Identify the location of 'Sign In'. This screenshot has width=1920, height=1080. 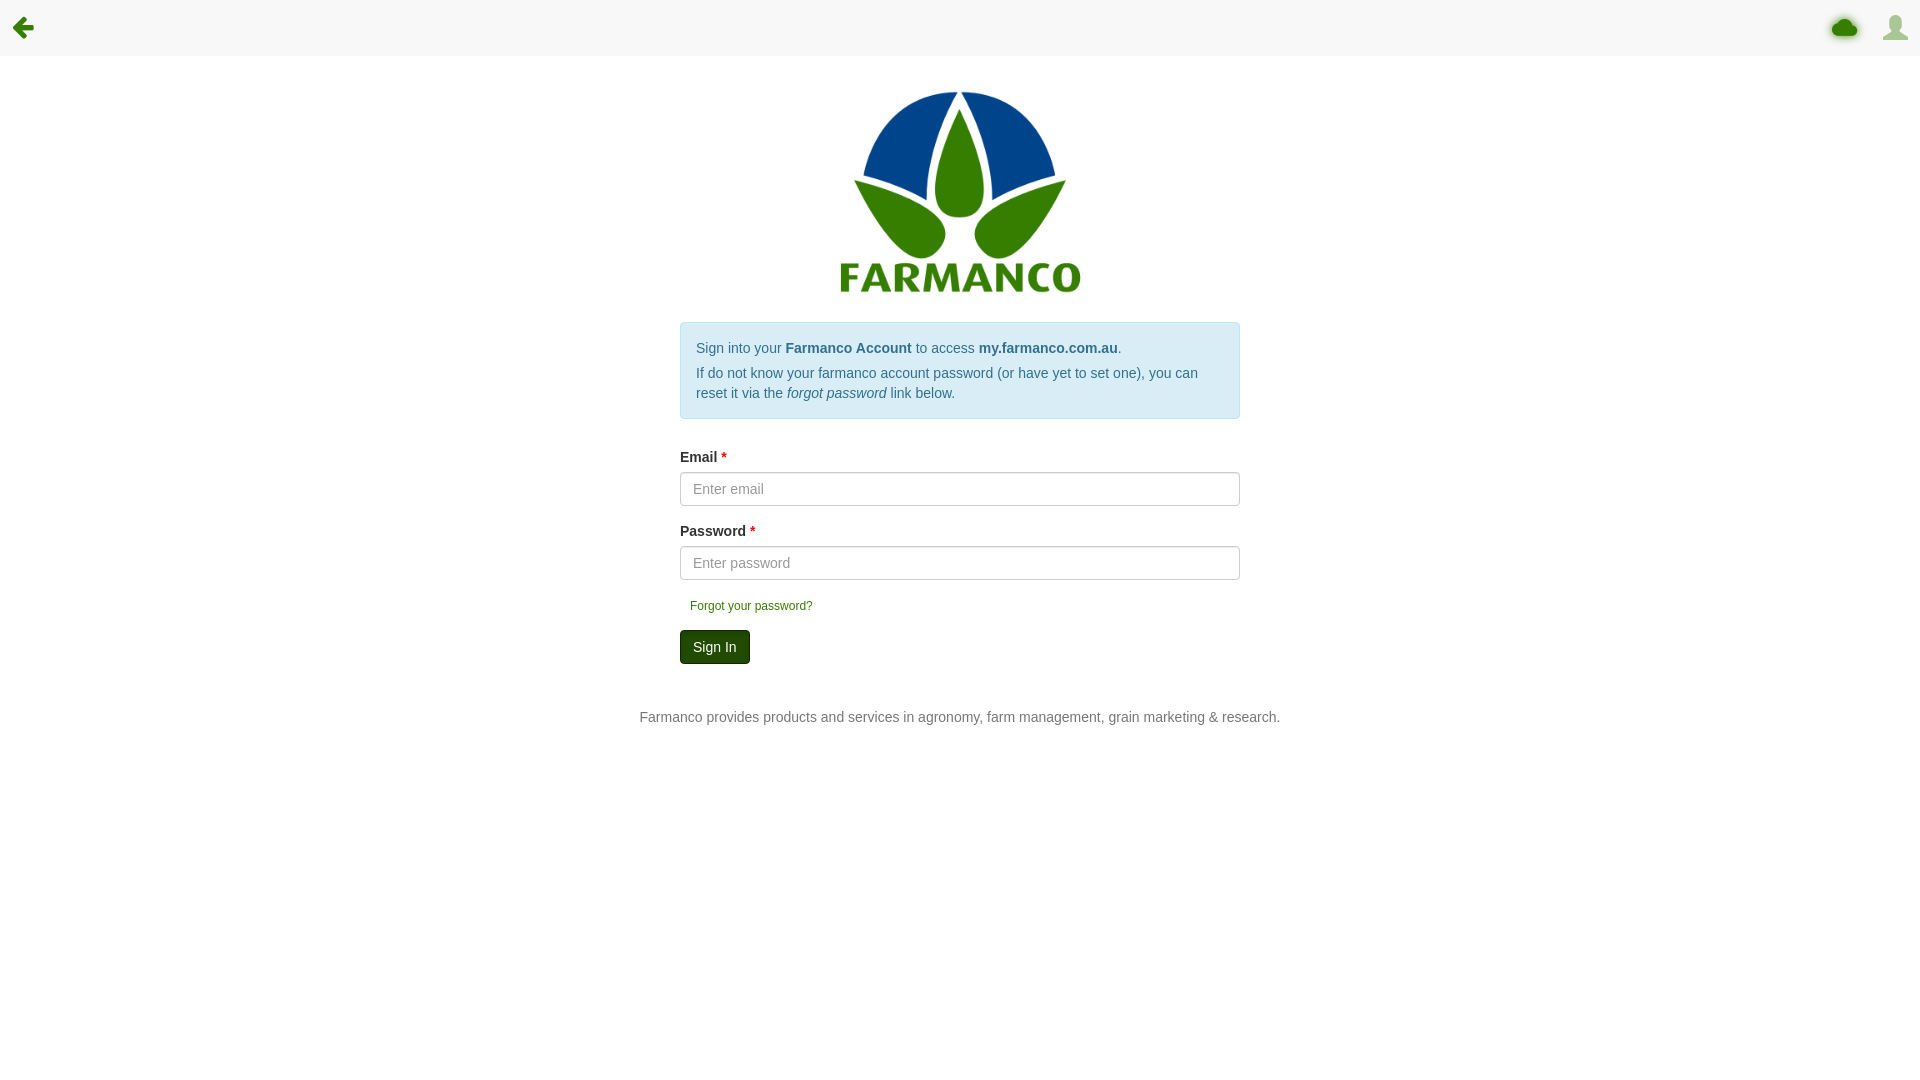
(715, 647).